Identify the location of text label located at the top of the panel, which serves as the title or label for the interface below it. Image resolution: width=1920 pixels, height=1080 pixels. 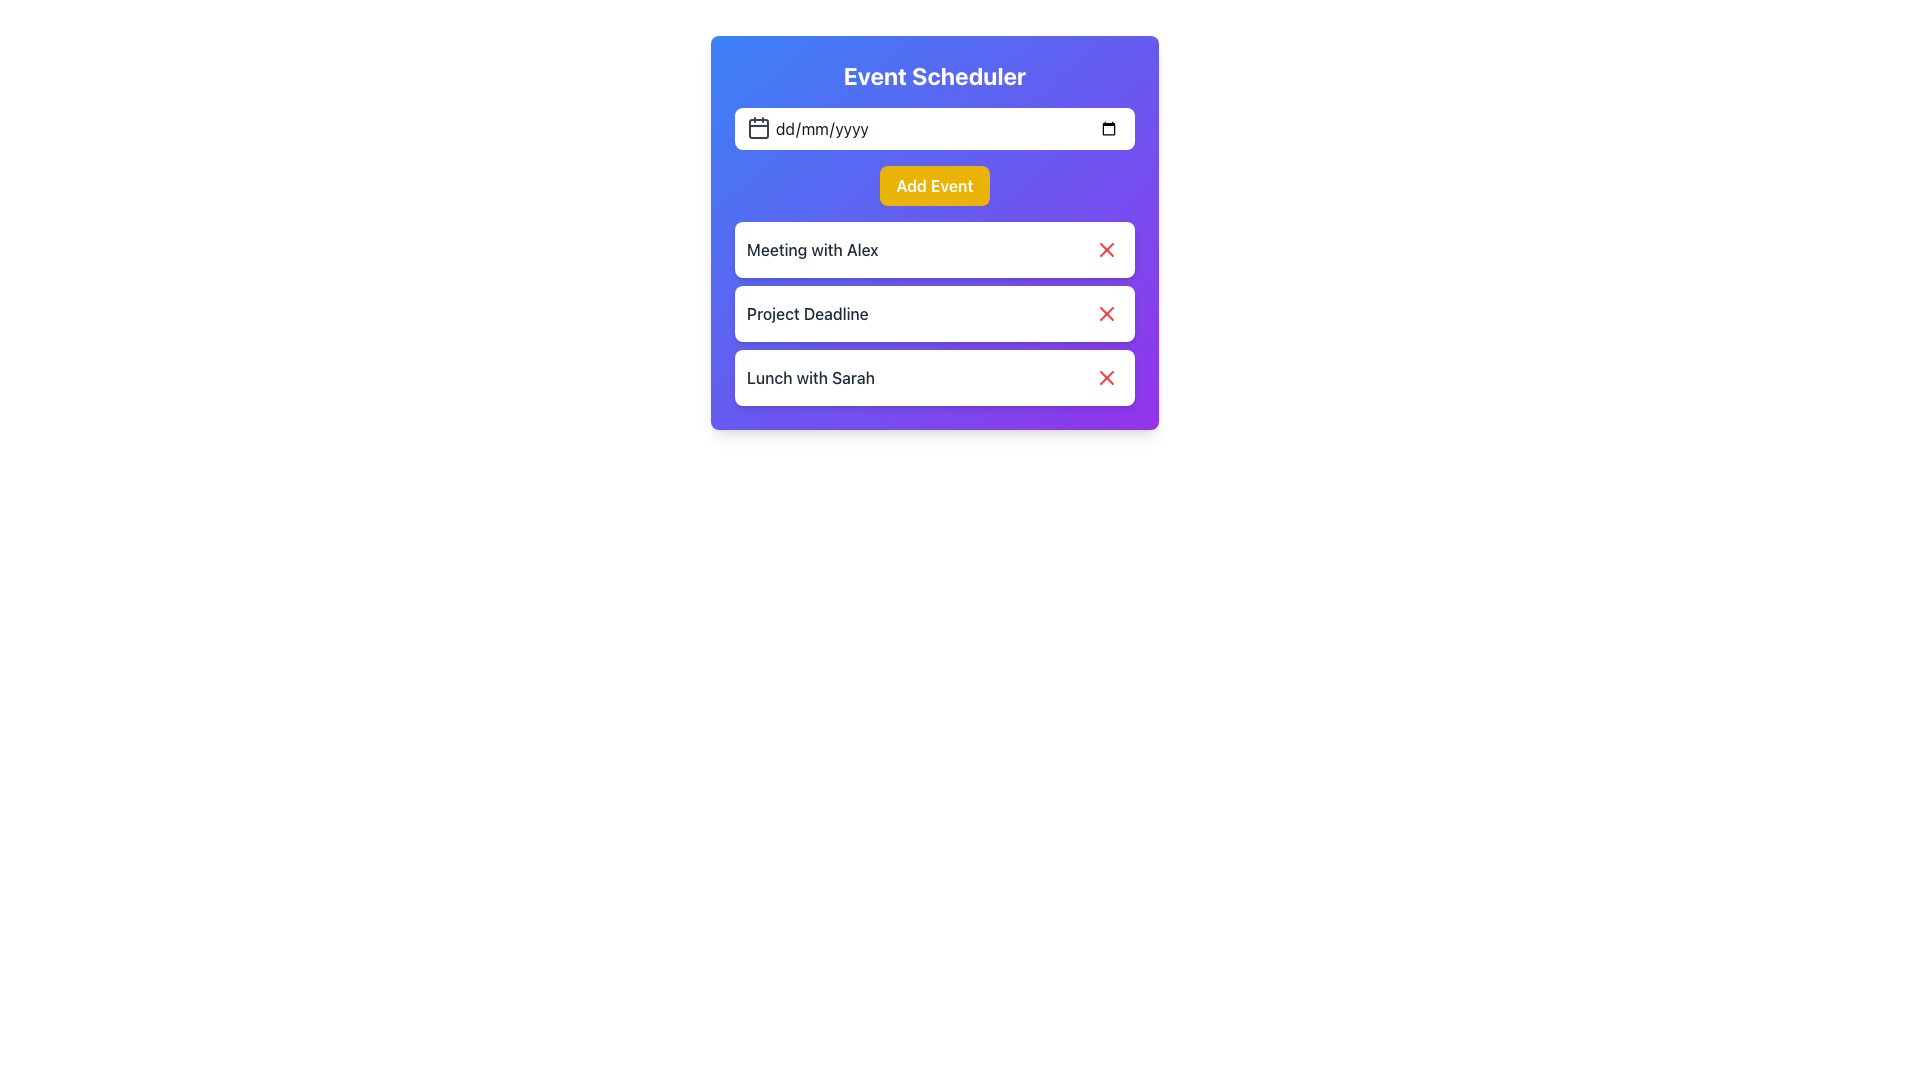
(934, 75).